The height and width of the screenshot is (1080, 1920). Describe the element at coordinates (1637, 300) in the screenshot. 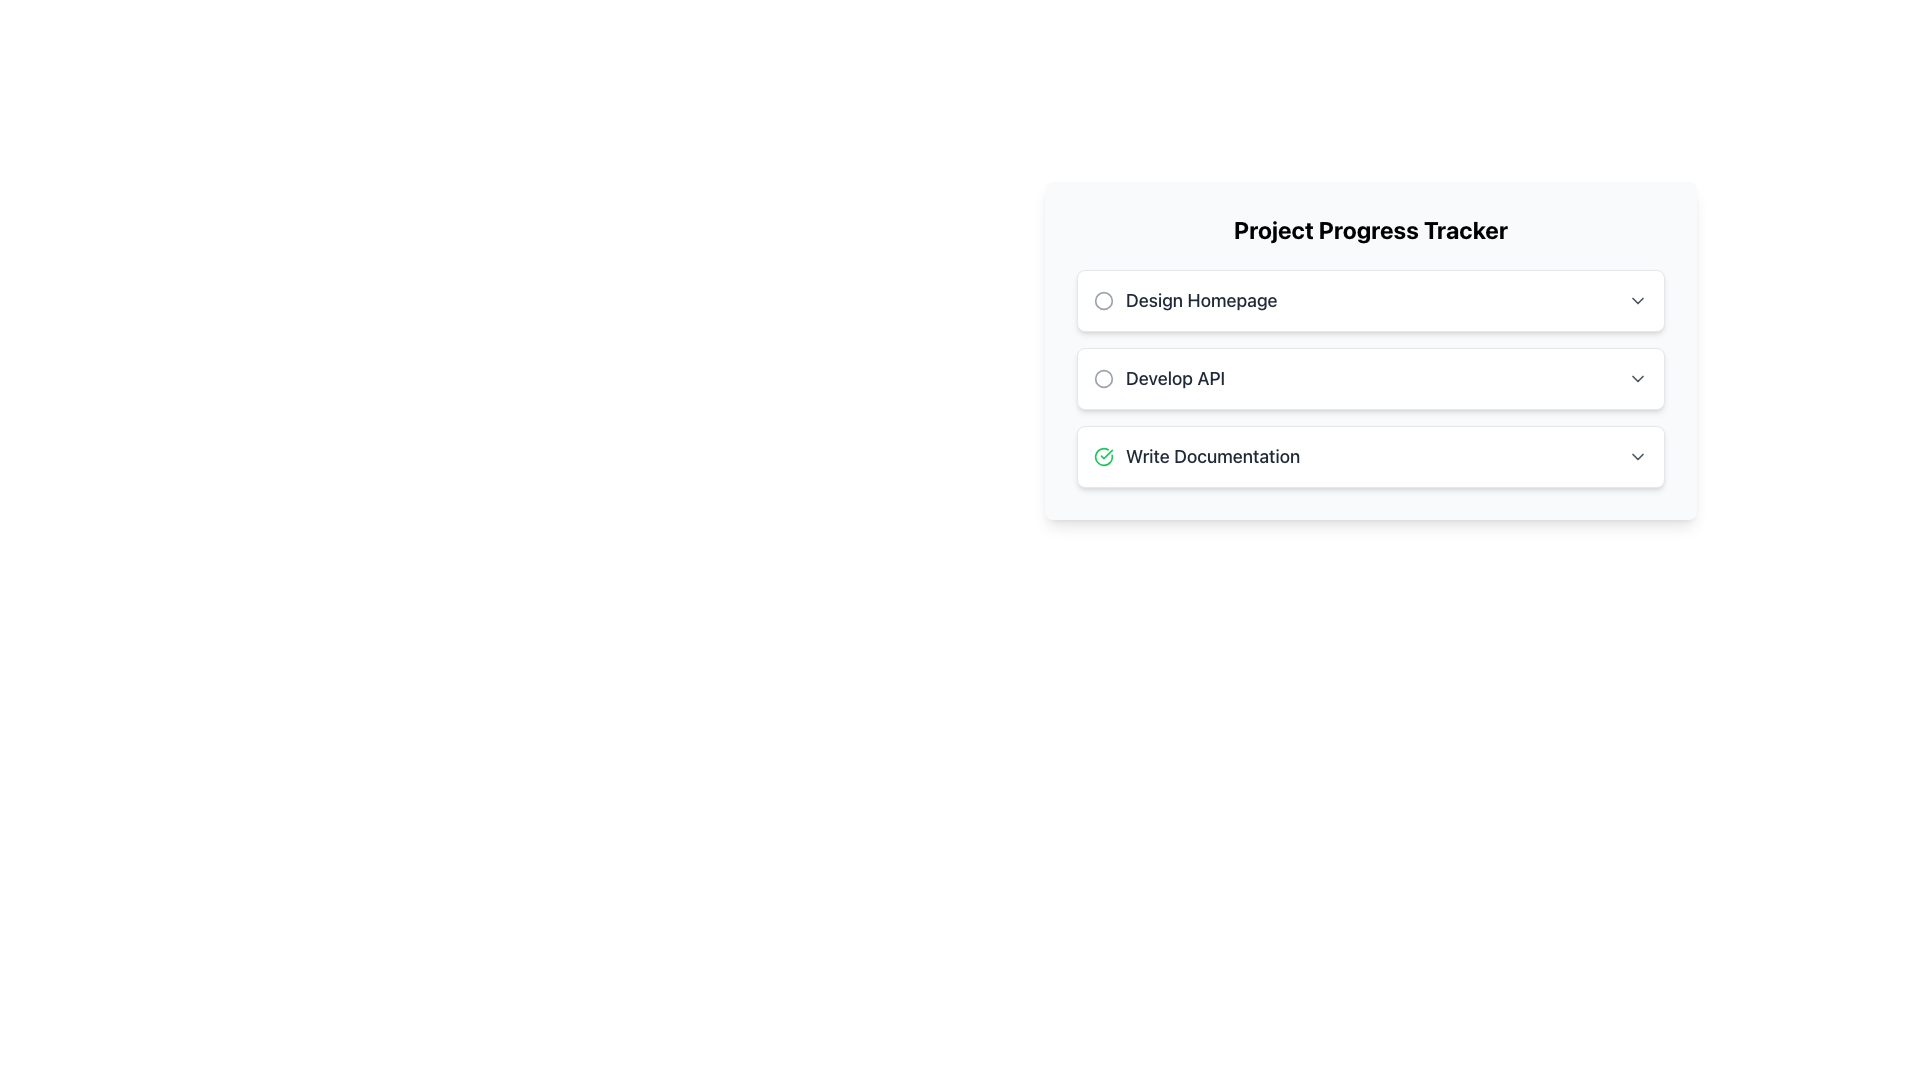

I see `the dropdown toggle button on the right side of the task row for 'Design Homepage'` at that location.